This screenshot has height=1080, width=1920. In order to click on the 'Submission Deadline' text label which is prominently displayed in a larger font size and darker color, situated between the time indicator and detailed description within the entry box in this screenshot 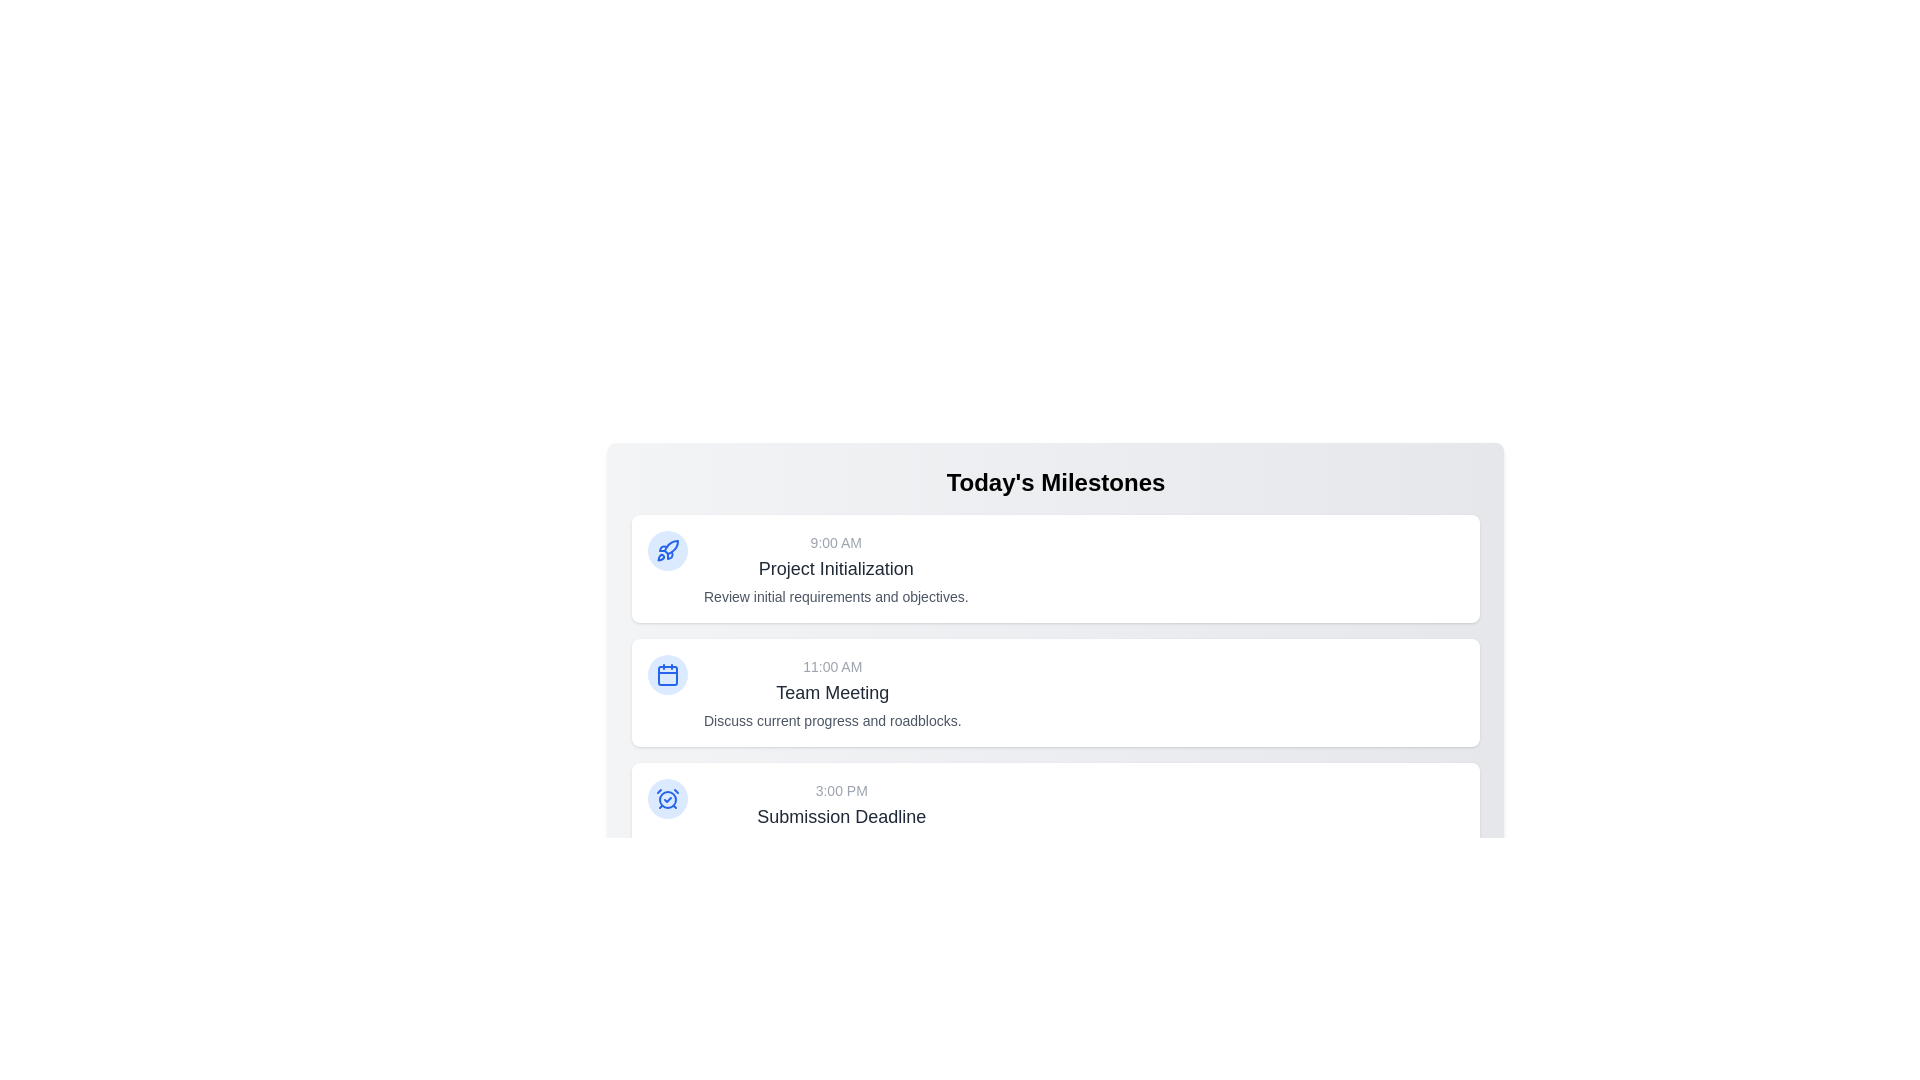, I will do `click(841, 817)`.